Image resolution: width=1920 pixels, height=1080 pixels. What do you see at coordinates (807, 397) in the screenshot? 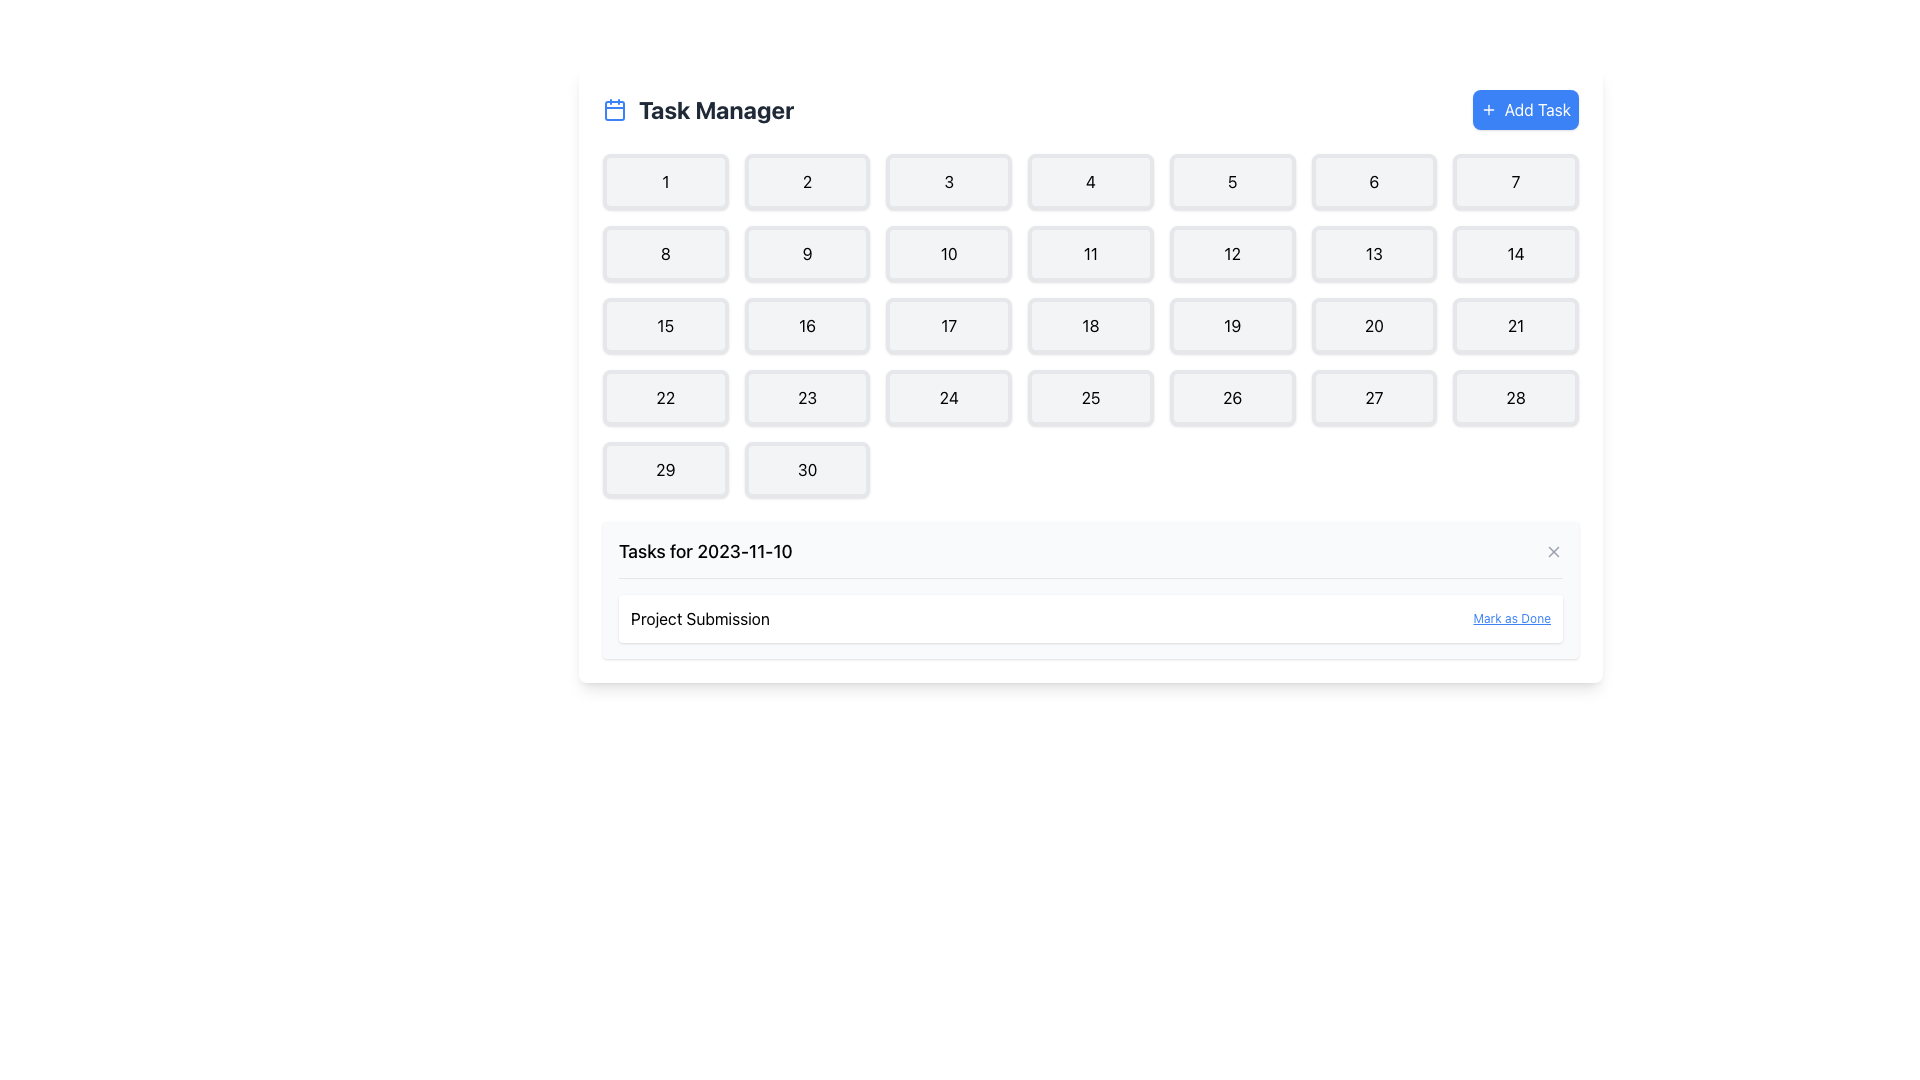
I see `the rectangular button labeled '23' to observe a change in background color` at bounding box center [807, 397].